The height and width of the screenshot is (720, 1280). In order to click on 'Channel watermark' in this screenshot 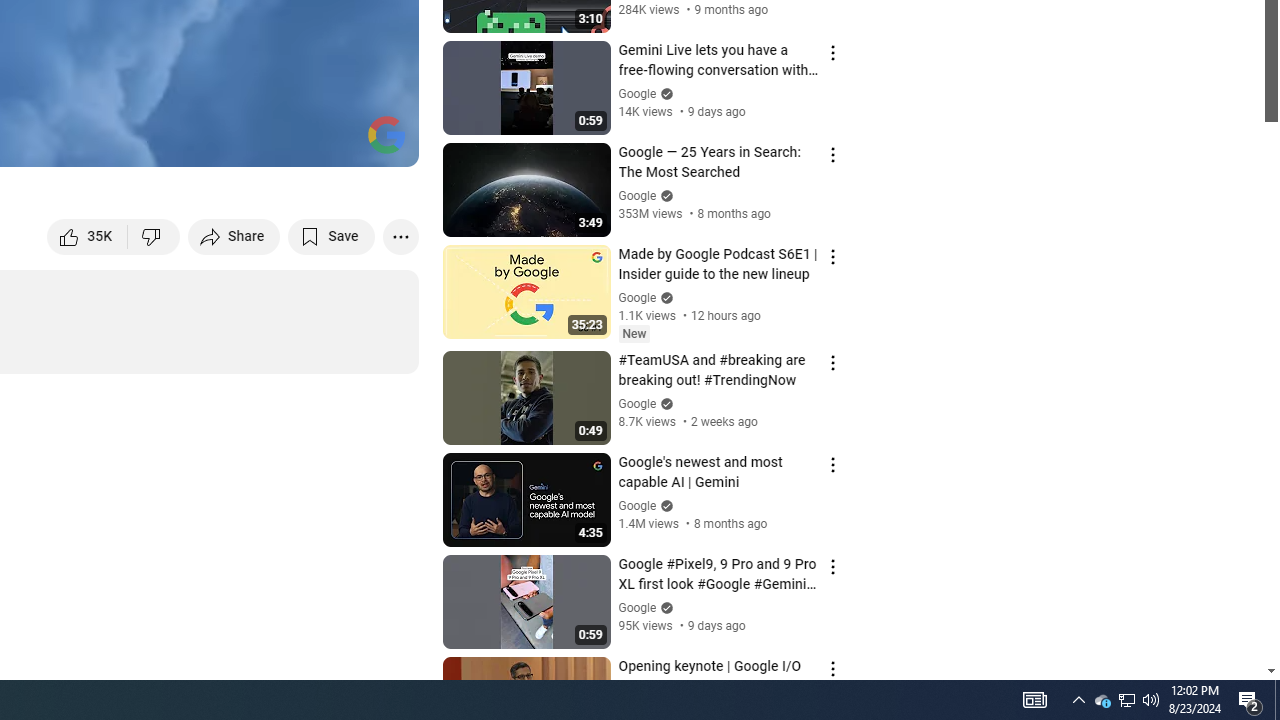, I will do `click(386, 135)`.